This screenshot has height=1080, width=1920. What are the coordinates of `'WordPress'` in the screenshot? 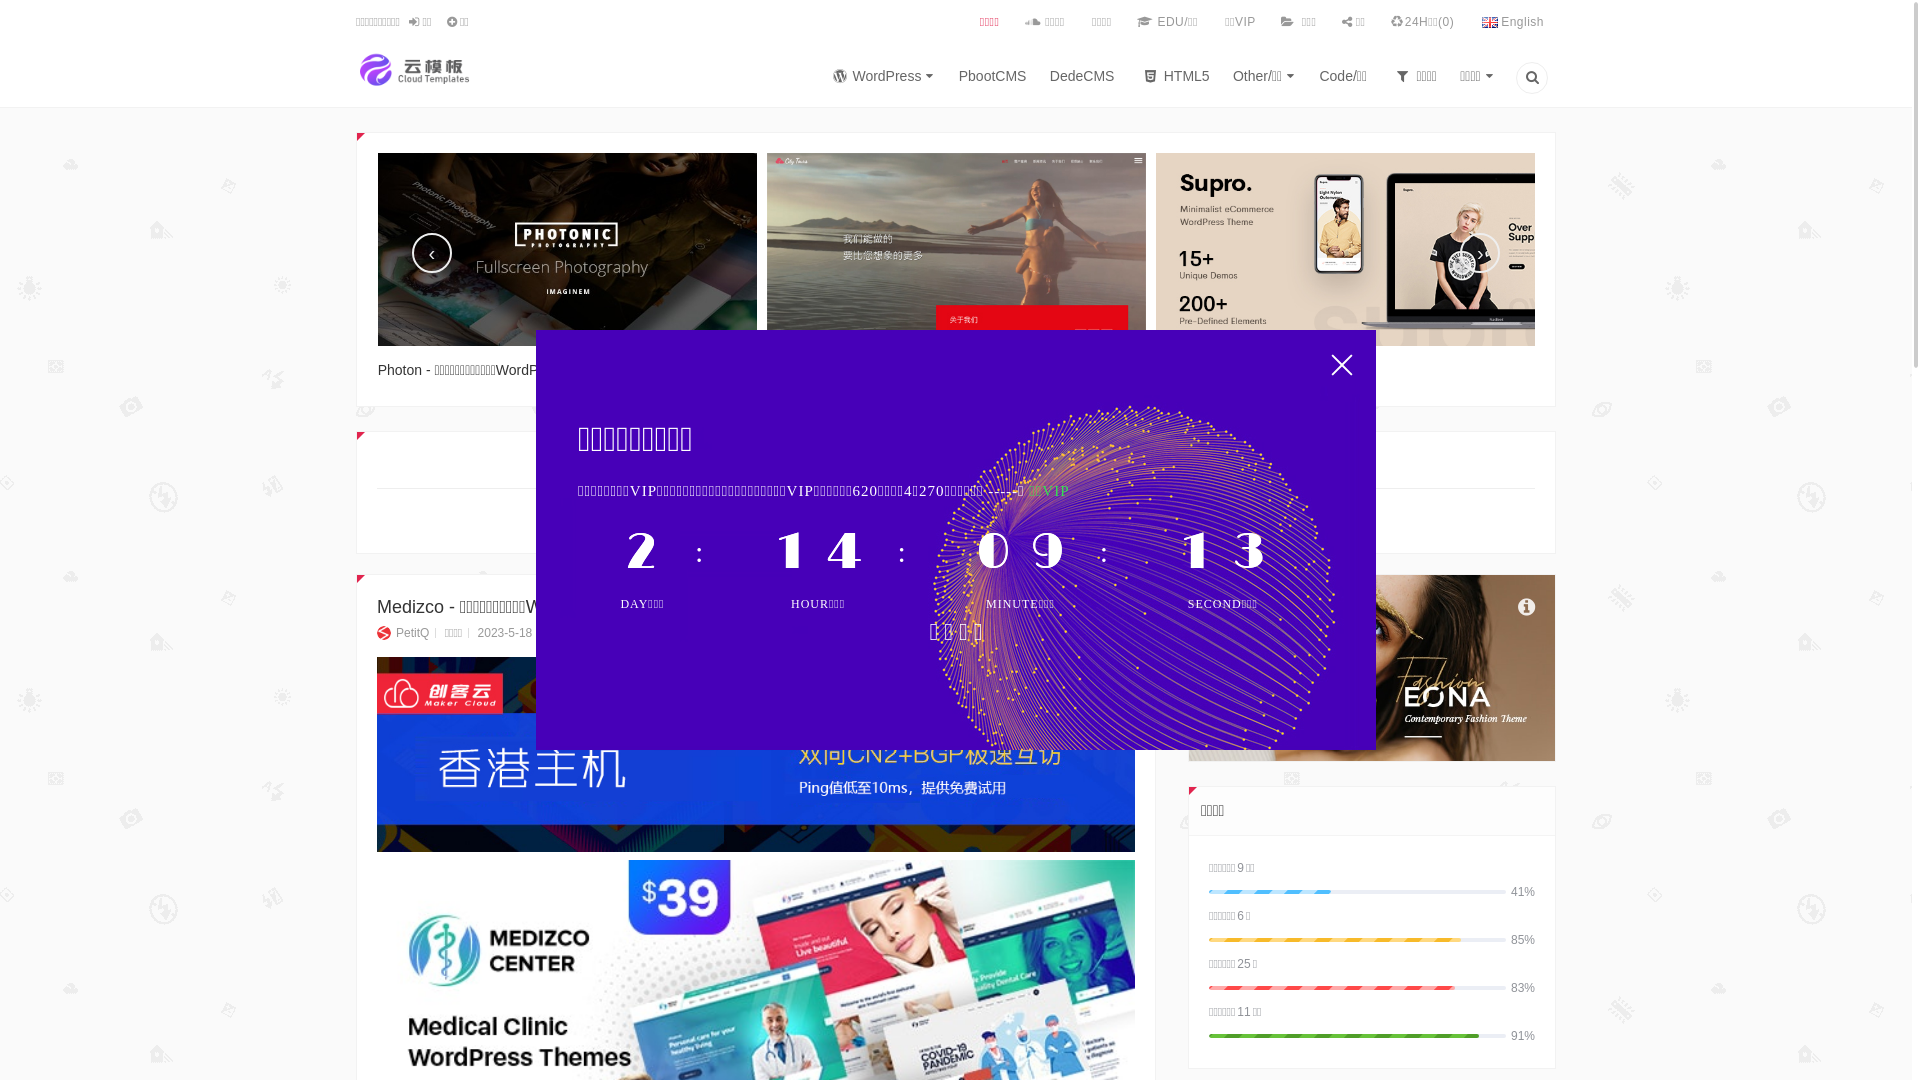 It's located at (880, 79).